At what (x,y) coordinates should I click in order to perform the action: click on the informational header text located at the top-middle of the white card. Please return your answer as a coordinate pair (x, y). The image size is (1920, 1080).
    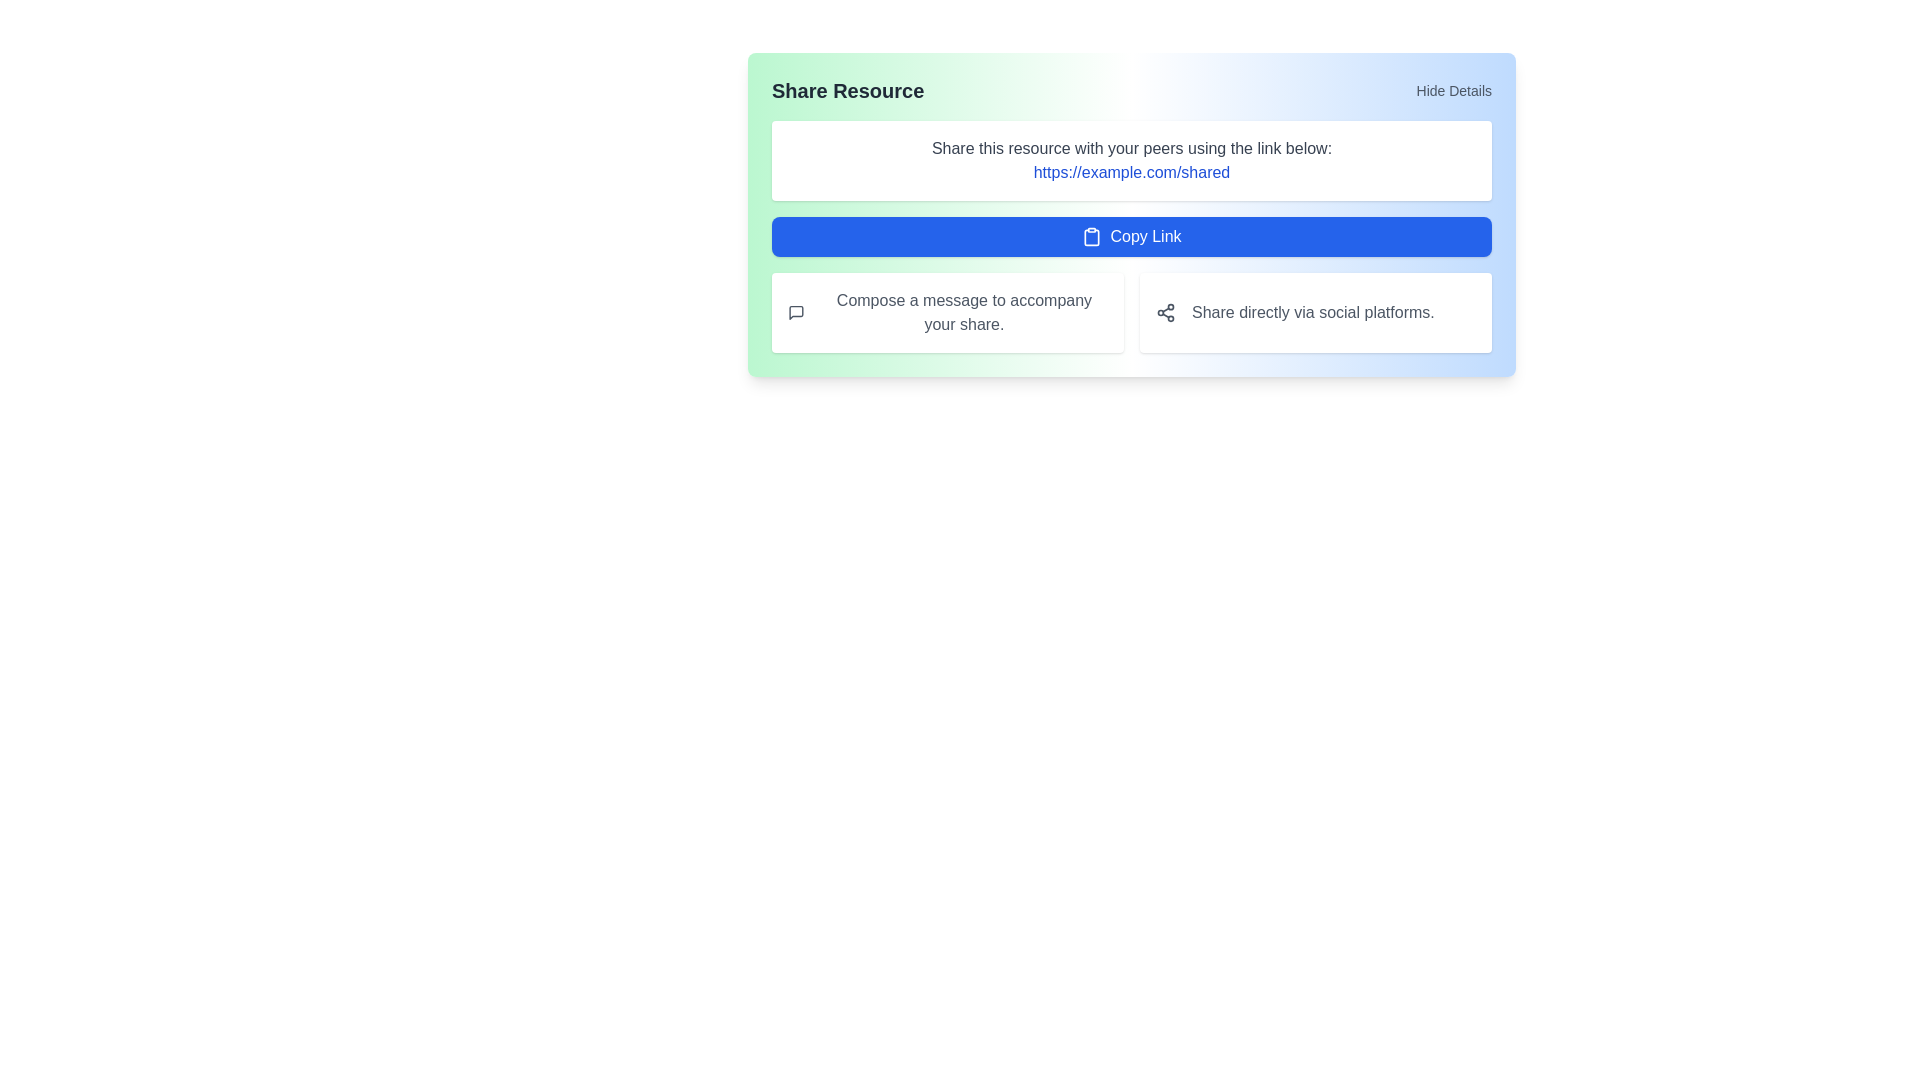
    Looking at the image, I should click on (1132, 148).